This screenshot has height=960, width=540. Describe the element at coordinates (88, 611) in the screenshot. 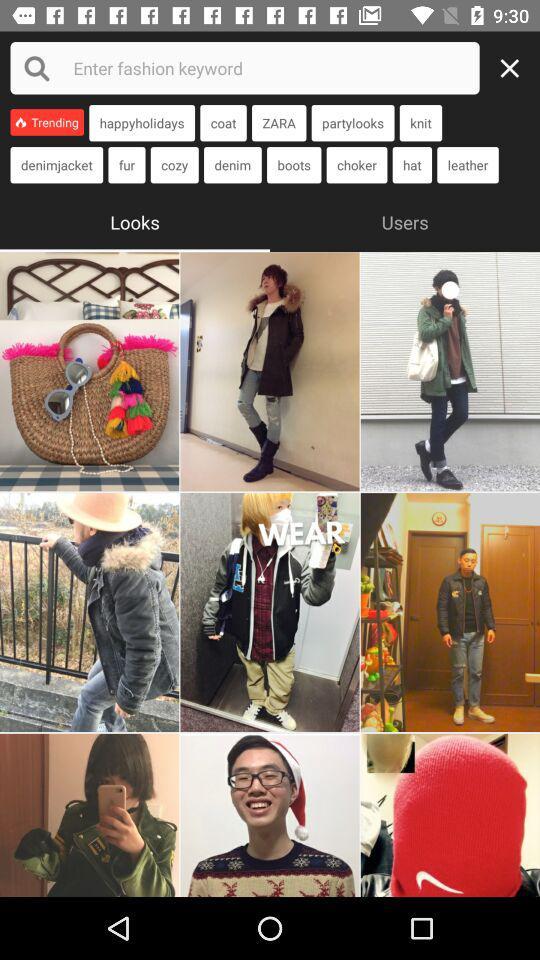

I see `photo` at that location.